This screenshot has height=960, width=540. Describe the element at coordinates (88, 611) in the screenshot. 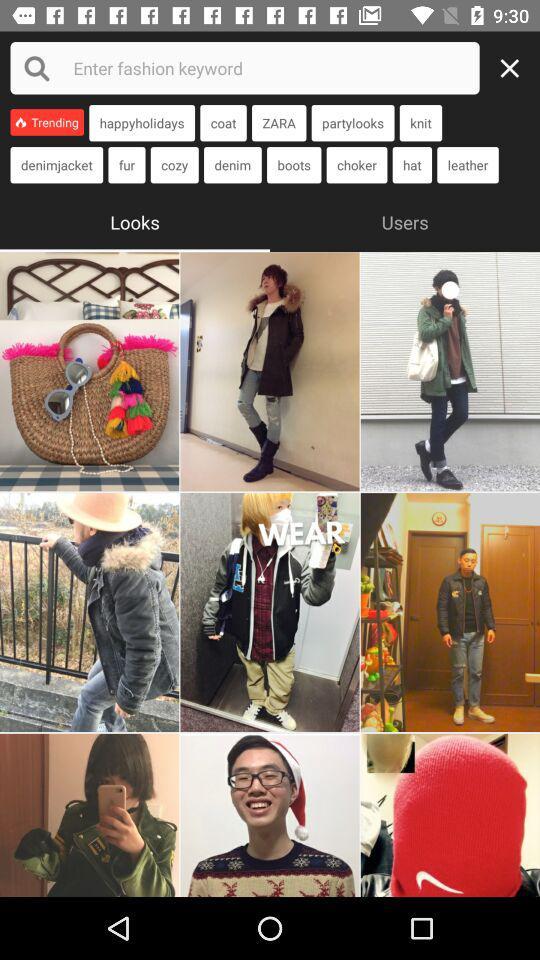

I see `photo` at that location.